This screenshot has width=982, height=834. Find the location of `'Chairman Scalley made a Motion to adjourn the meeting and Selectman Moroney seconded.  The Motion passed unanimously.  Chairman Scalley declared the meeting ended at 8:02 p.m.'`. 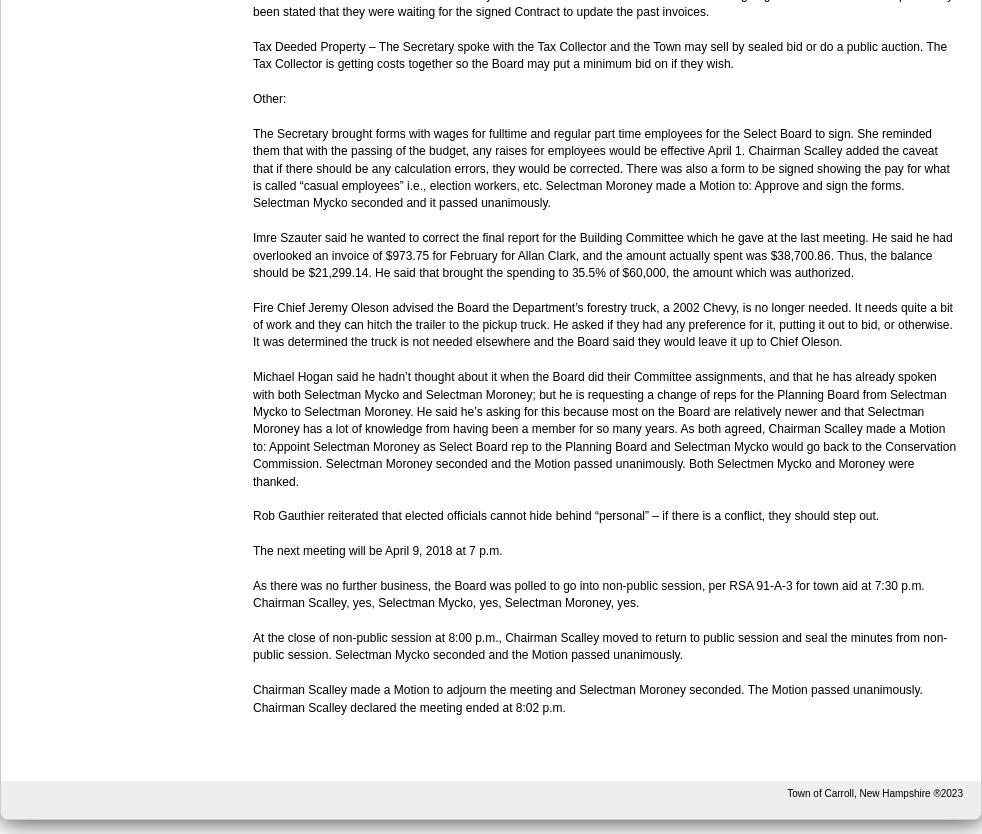

'Chairman Scalley made a Motion to adjourn the meeting and Selectman Moroney seconded.  The Motion passed unanimously.  Chairman Scalley declared the meeting ended at 8:02 p.m.' is located at coordinates (586, 698).